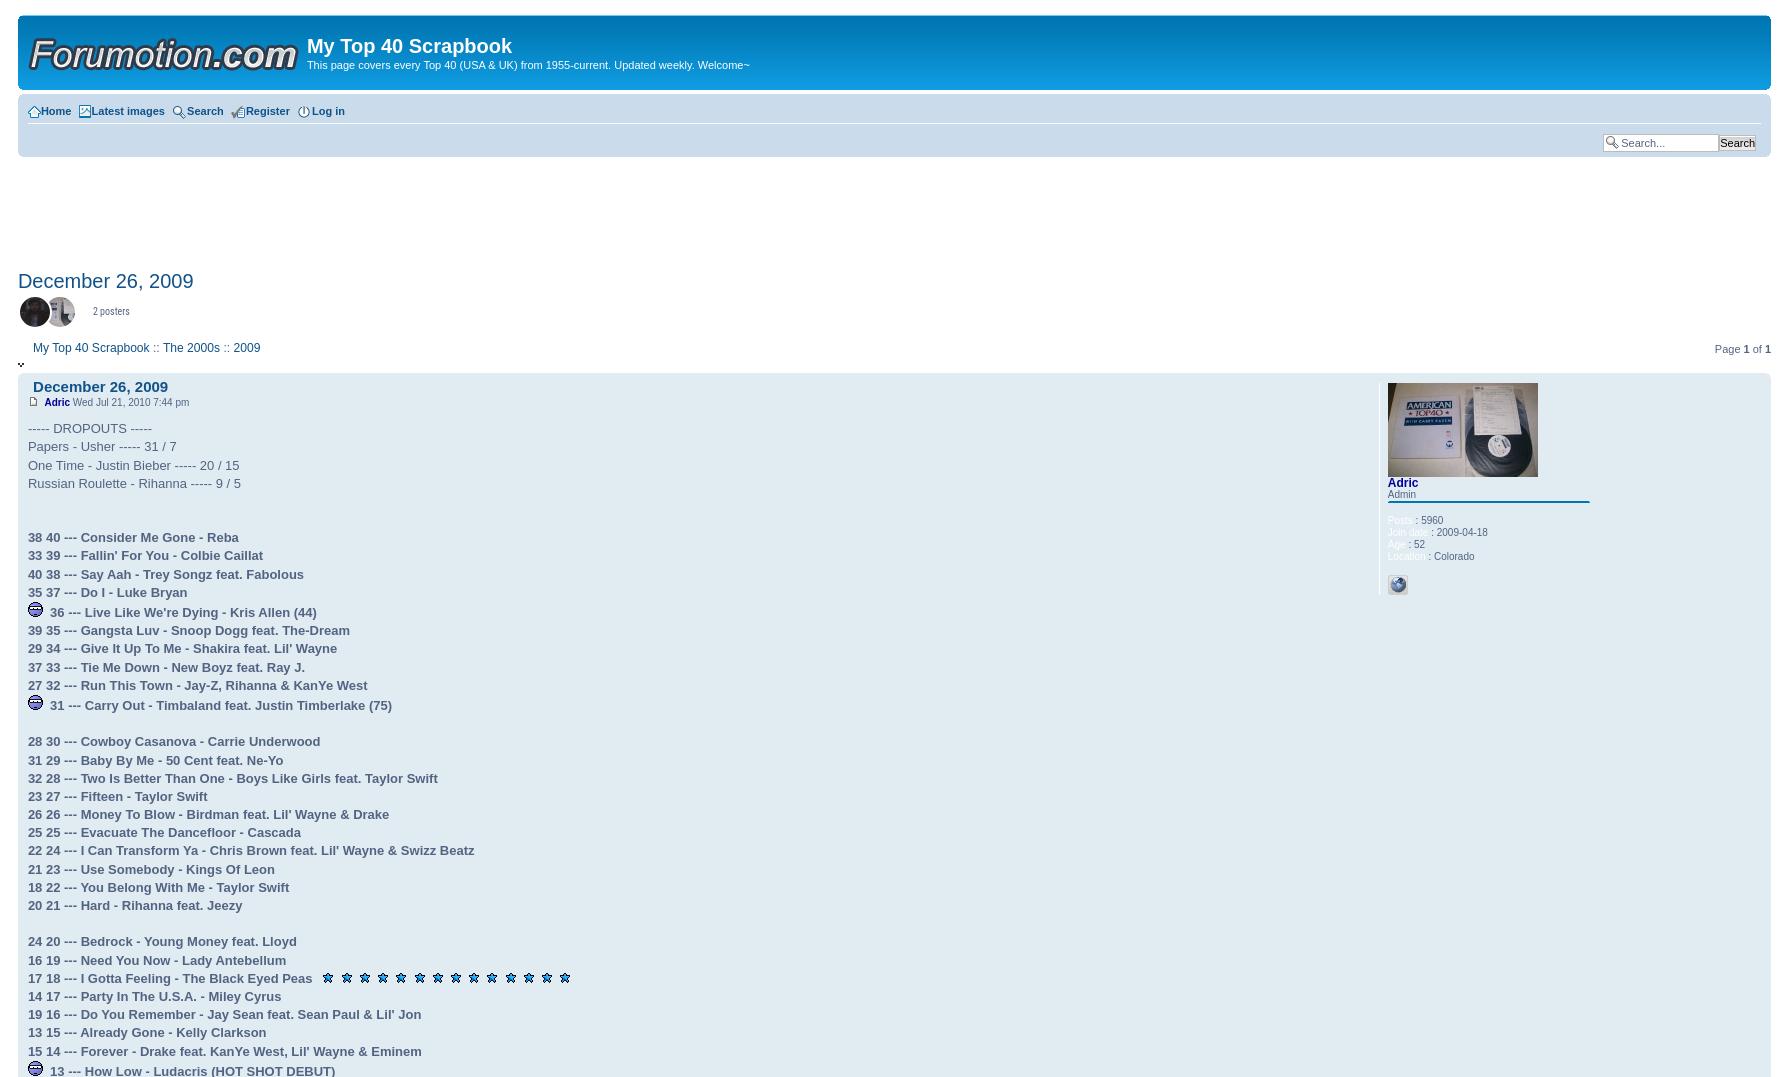 The height and width of the screenshot is (1077, 1789). What do you see at coordinates (188, 630) in the screenshot?
I see `'39 35 --- Gangsta Luv - Snoop Dogg feat. The-Dream'` at bounding box center [188, 630].